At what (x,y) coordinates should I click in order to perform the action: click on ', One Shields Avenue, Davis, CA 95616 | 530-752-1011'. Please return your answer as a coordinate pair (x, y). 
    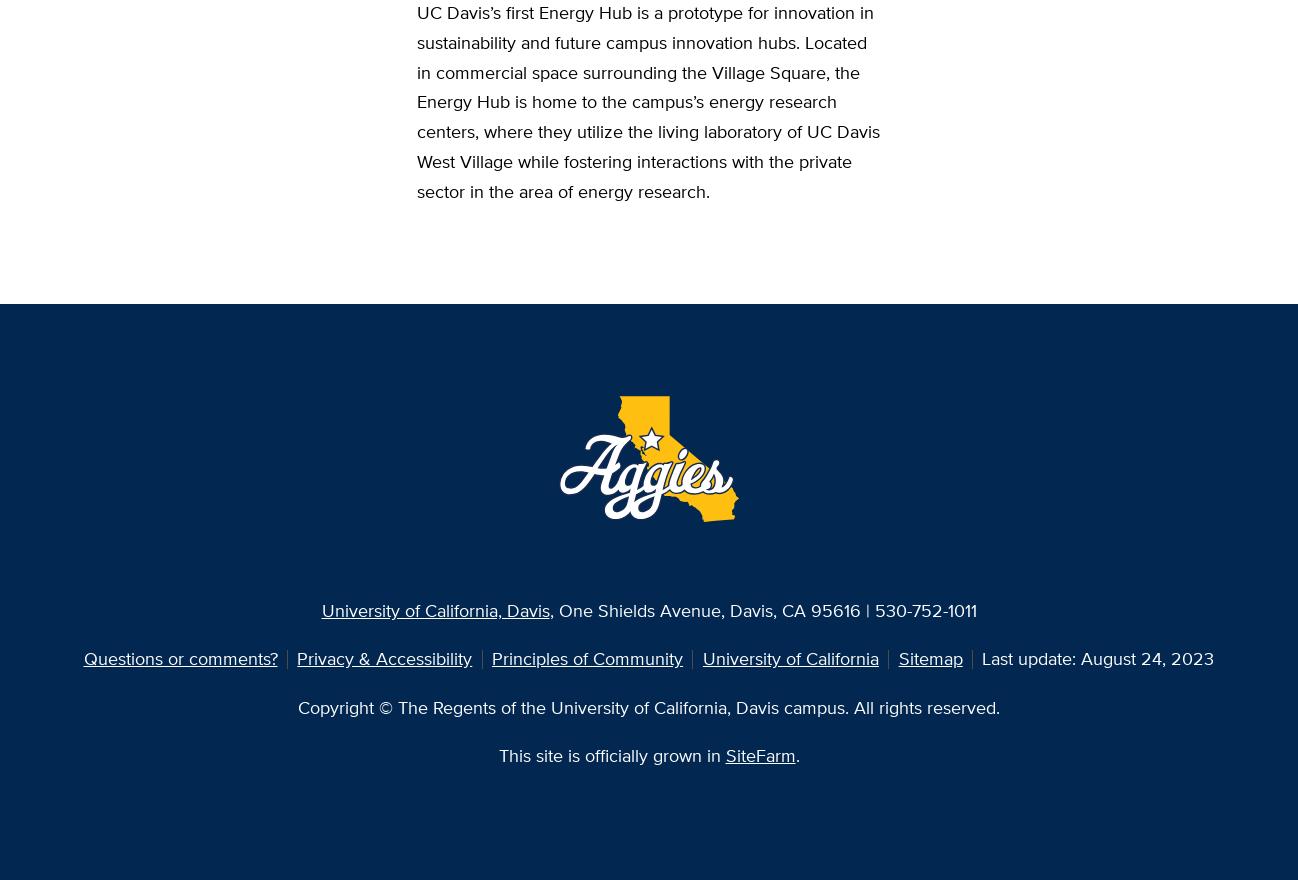
    Looking at the image, I should click on (762, 609).